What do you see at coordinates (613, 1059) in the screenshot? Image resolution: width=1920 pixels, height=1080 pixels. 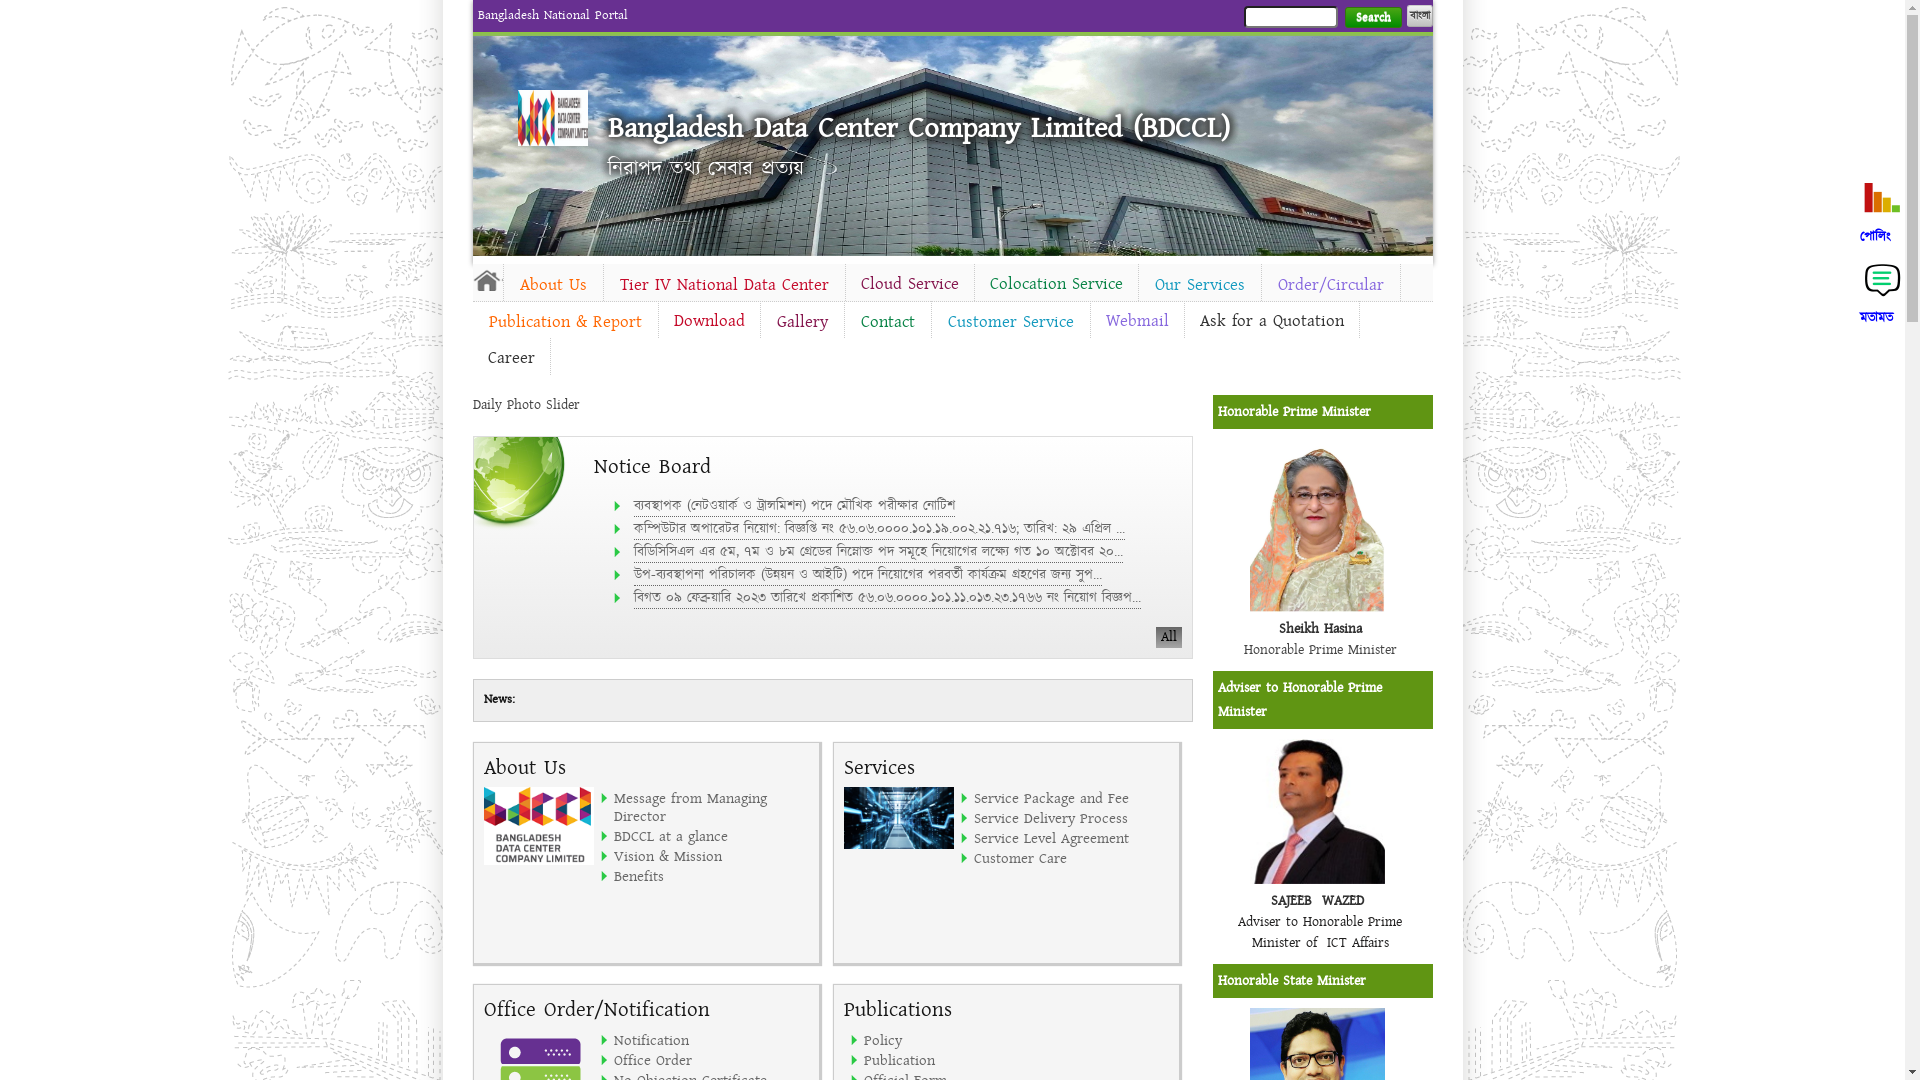 I see `'Office Order'` at bounding box center [613, 1059].